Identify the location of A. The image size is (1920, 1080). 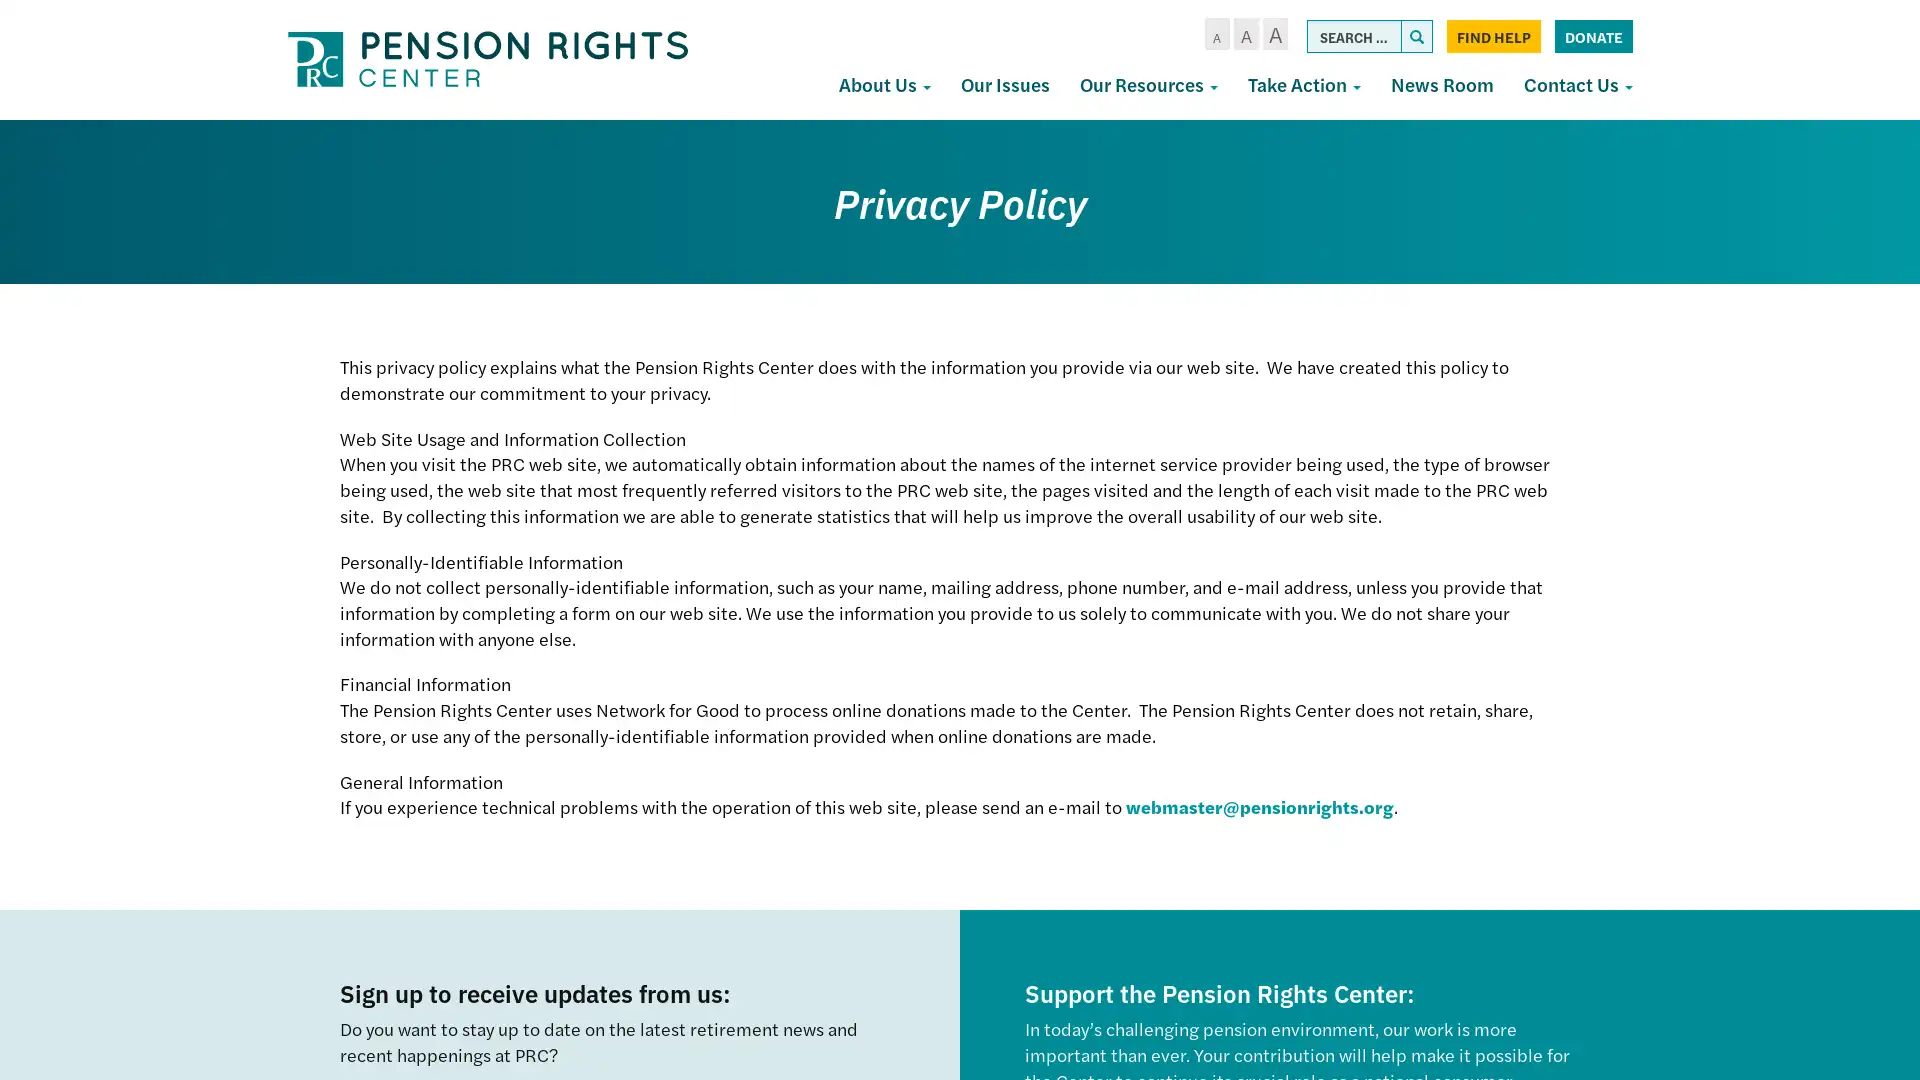
(1273, 34).